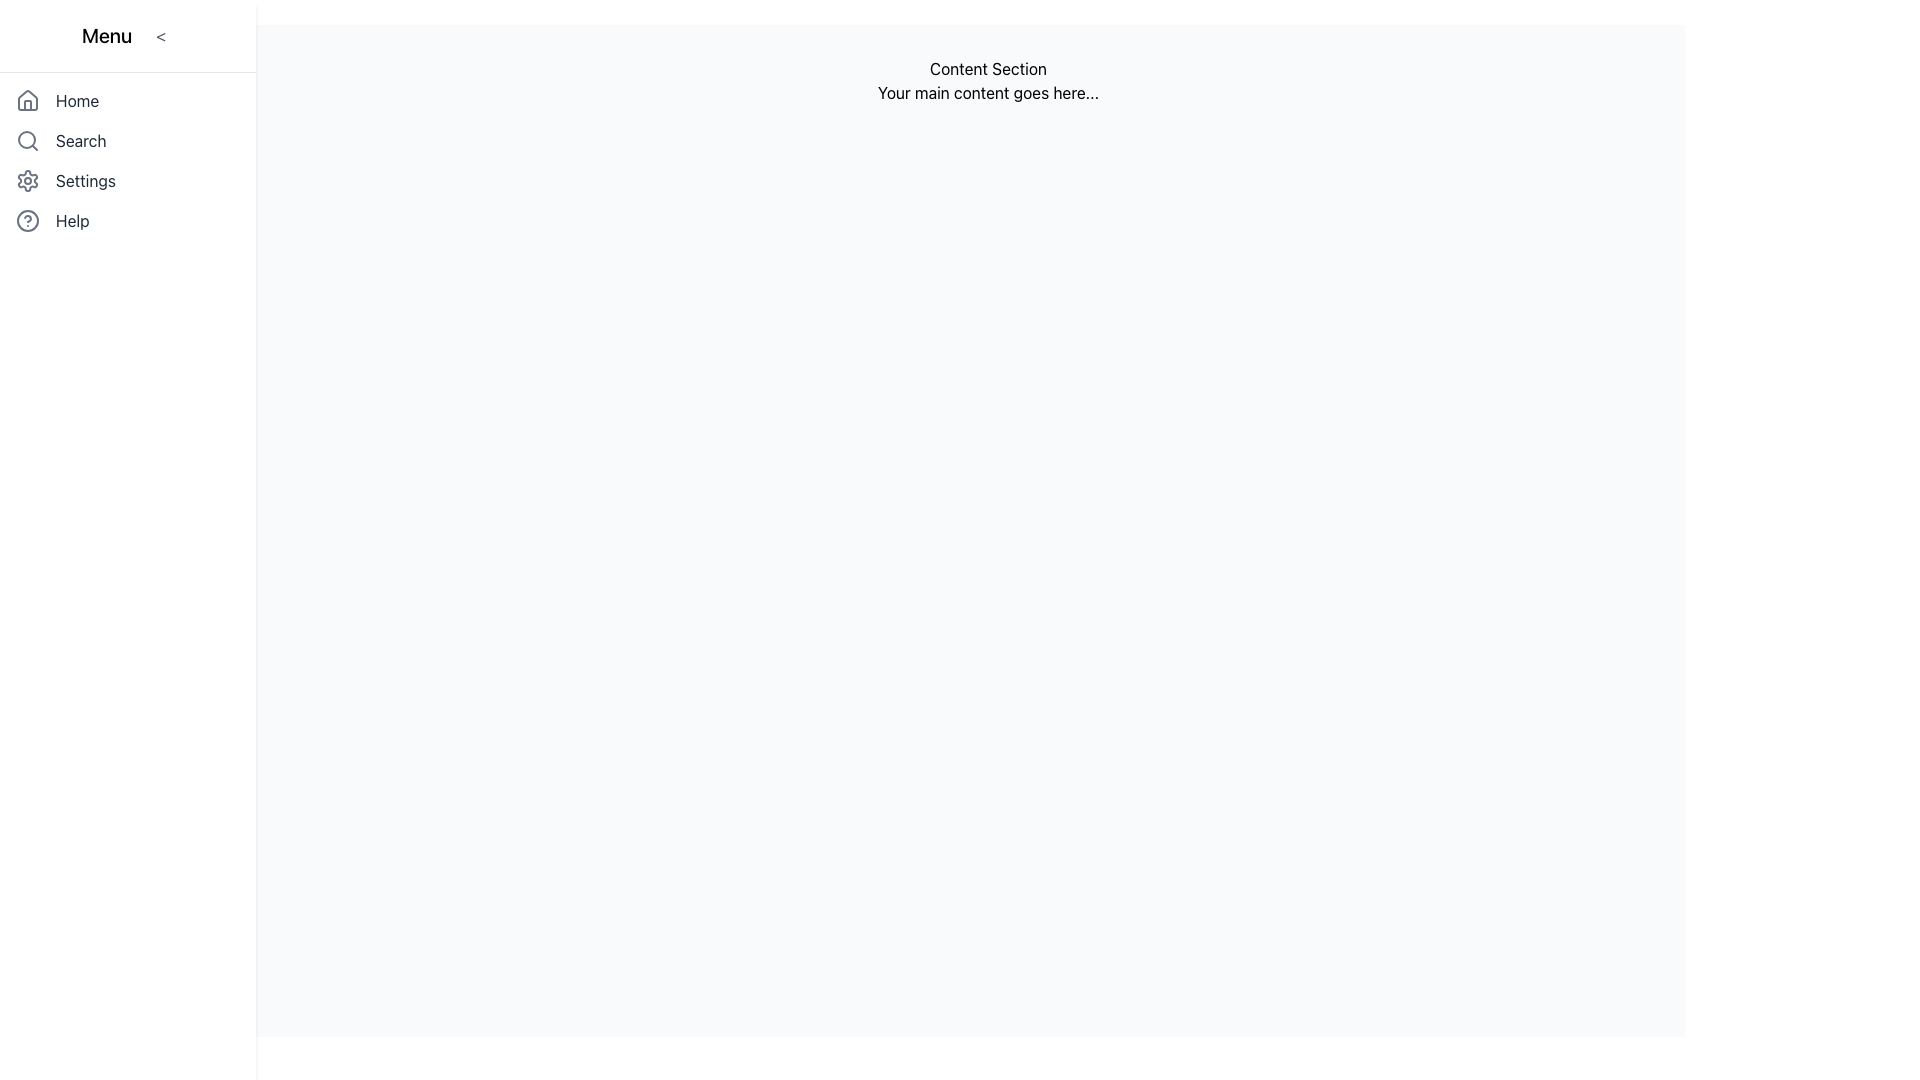 This screenshot has height=1080, width=1920. I want to click on the styling of the help Text label located in the sidebar navigation menu as the fourth item under 'Settings', so click(72, 220).